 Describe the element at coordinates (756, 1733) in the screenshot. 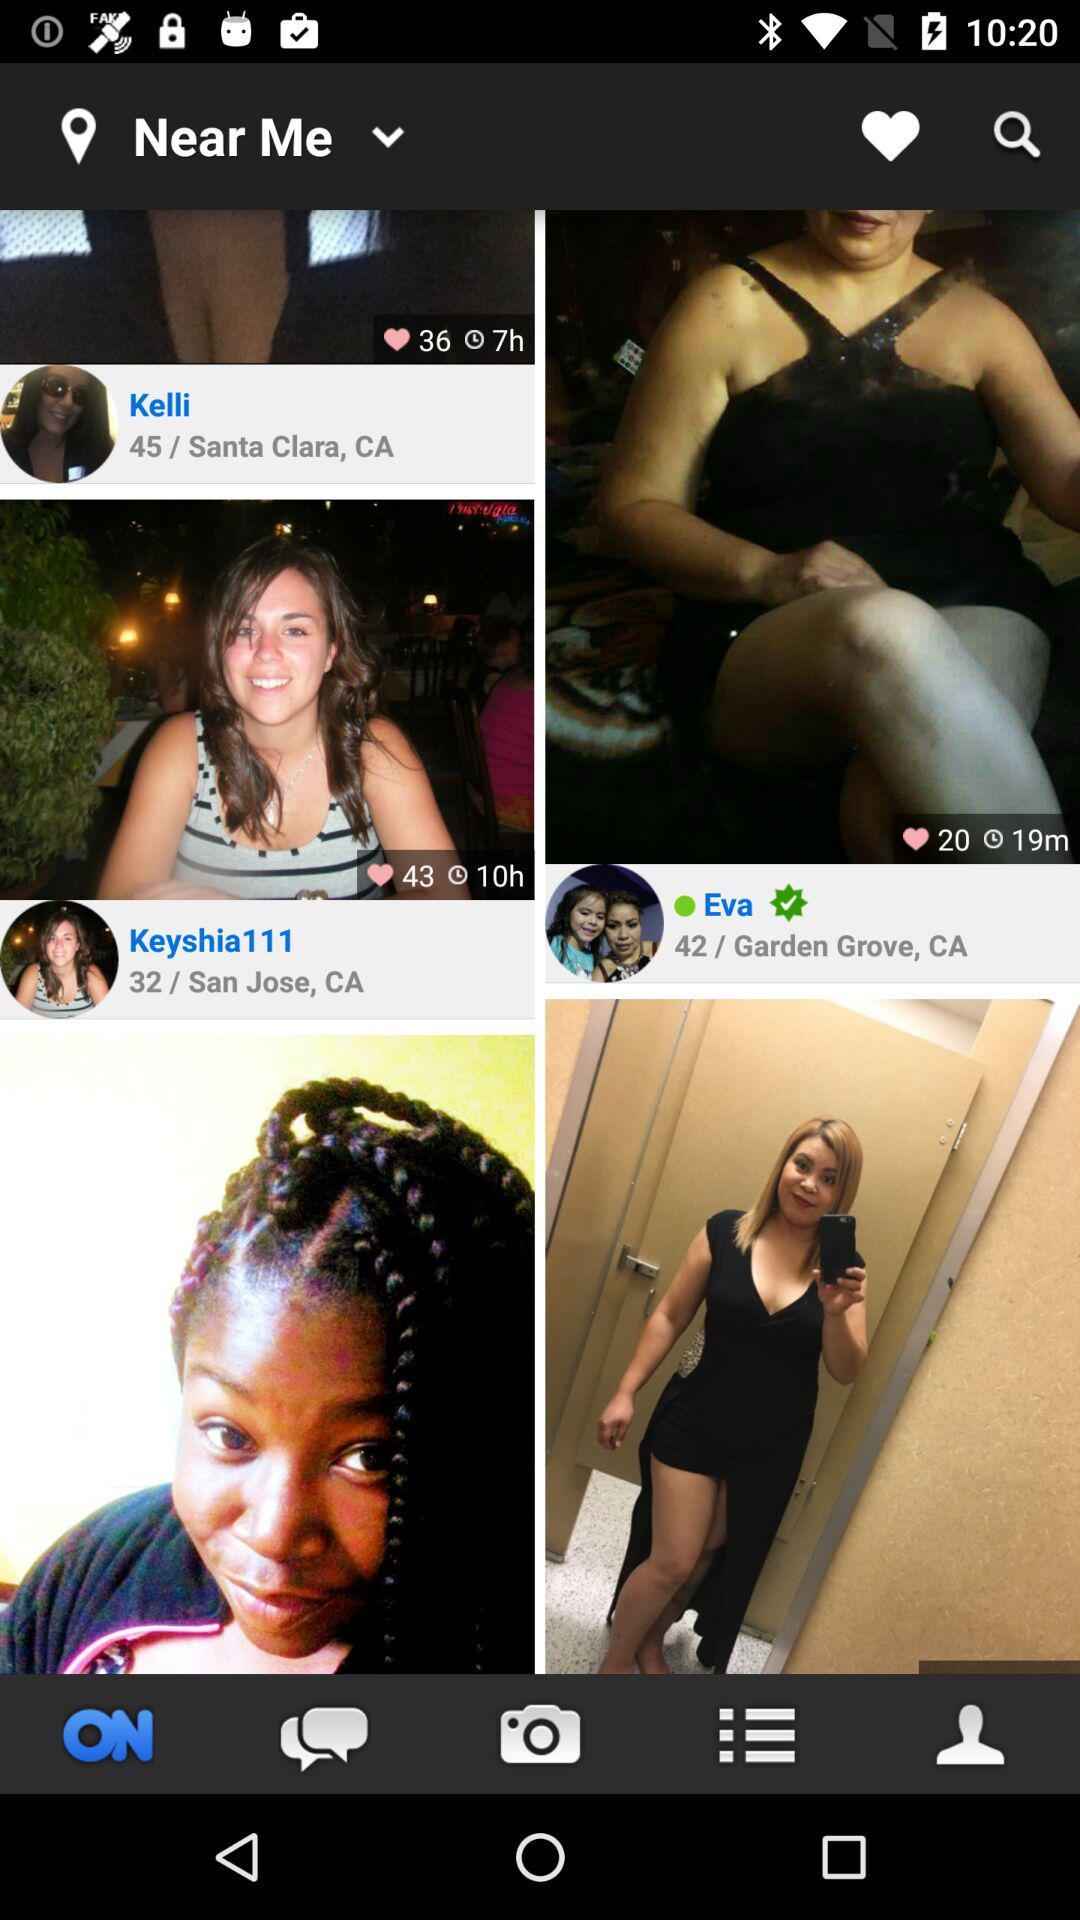

I see `menu option` at that location.